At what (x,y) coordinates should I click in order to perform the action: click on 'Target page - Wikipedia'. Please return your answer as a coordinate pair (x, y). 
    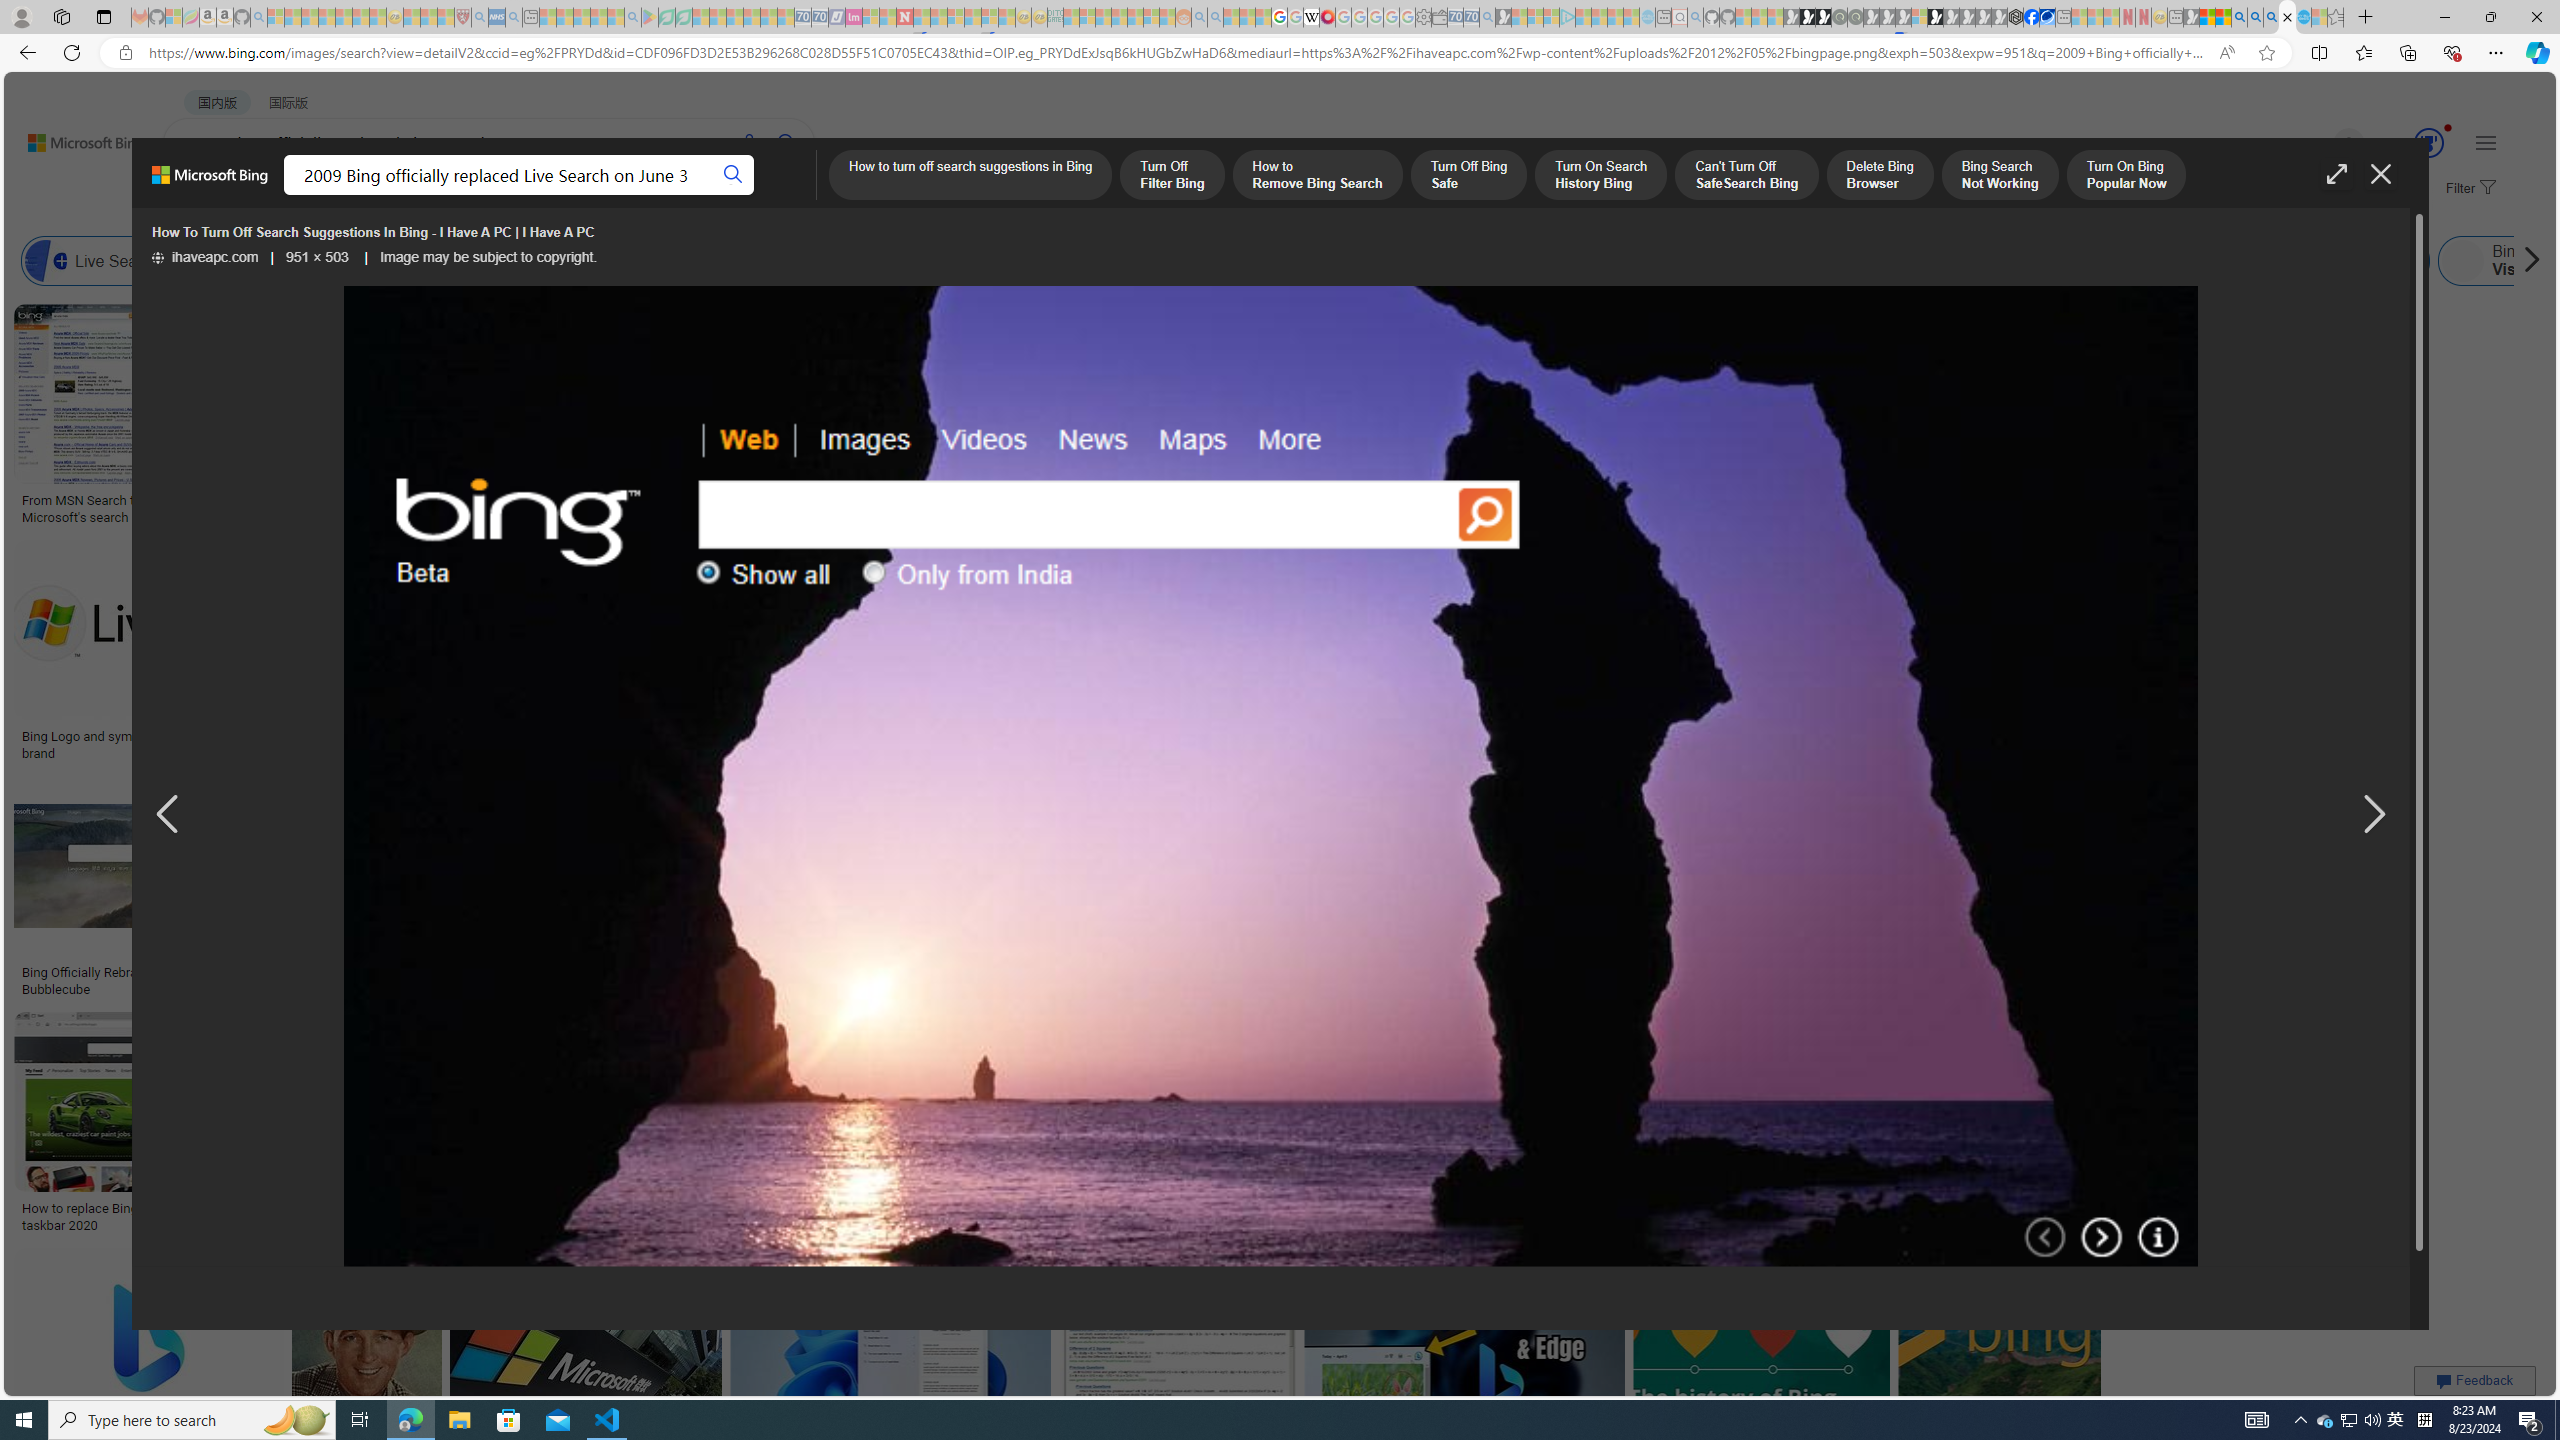
    Looking at the image, I should click on (1312, 16).